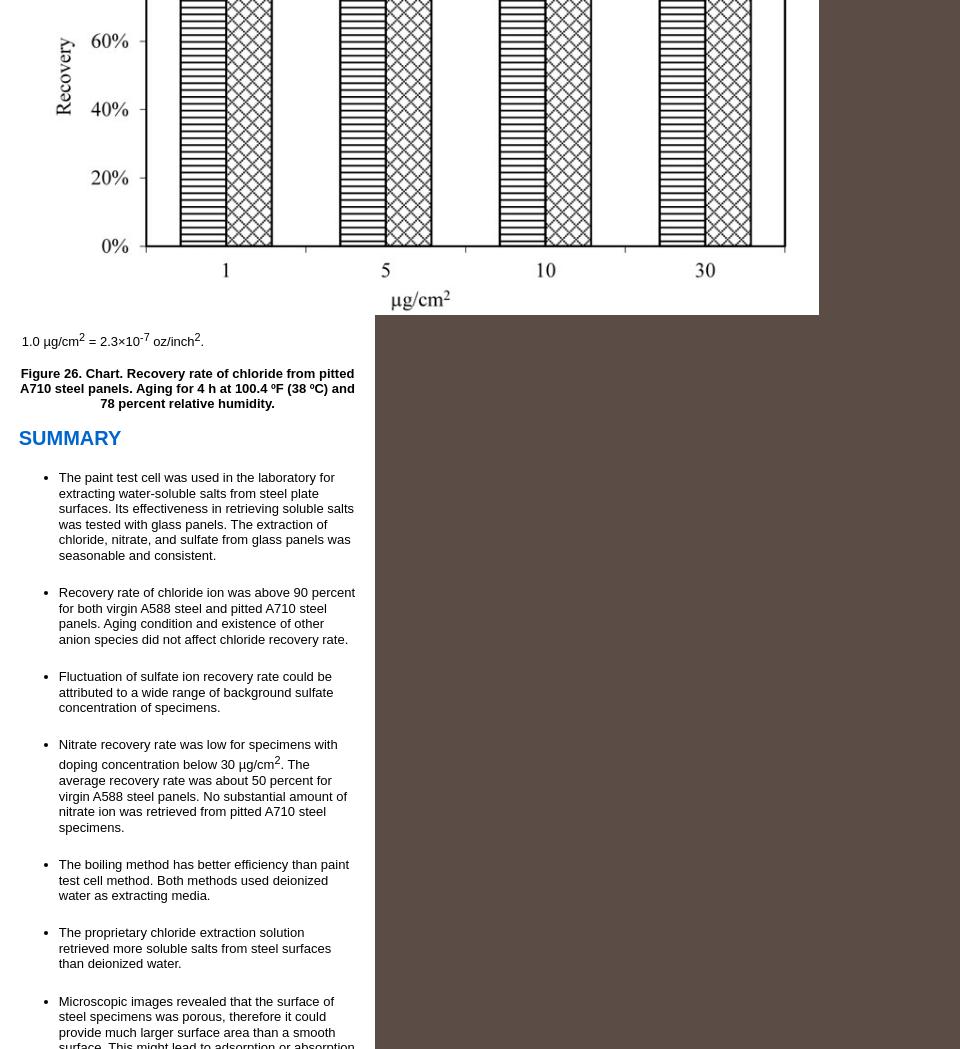 This screenshot has width=960, height=1049. I want to click on 'The paint test cell was used in the laboratory  for extracting water-soluble salts from steel plate surfaces. Its effectiveness  in retrieving soluble salts was tested with glass panels. The extraction of  chloride, nitrate, and sulfate from glass panels was seasonable and consistent.', so click(206, 514).